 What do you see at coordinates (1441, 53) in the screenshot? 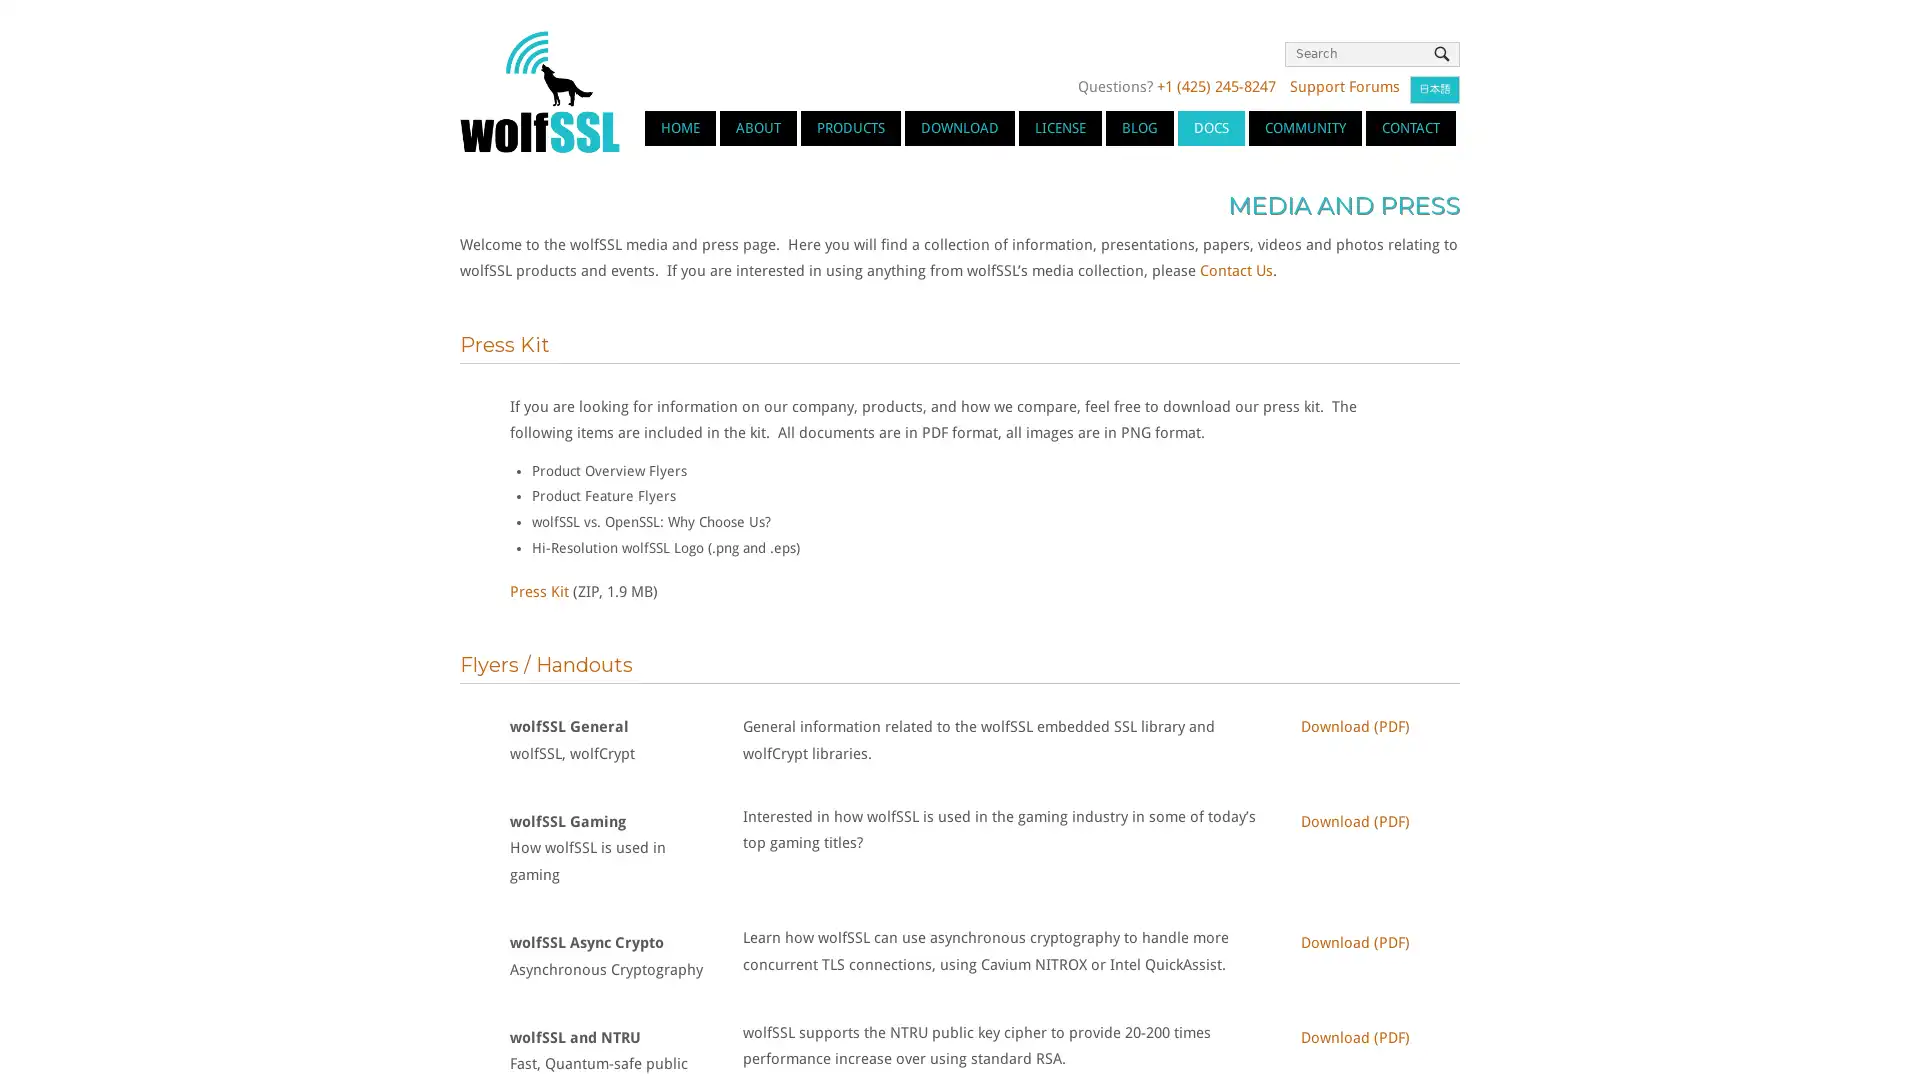
I see `Search` at bounding box center [1441, 53].